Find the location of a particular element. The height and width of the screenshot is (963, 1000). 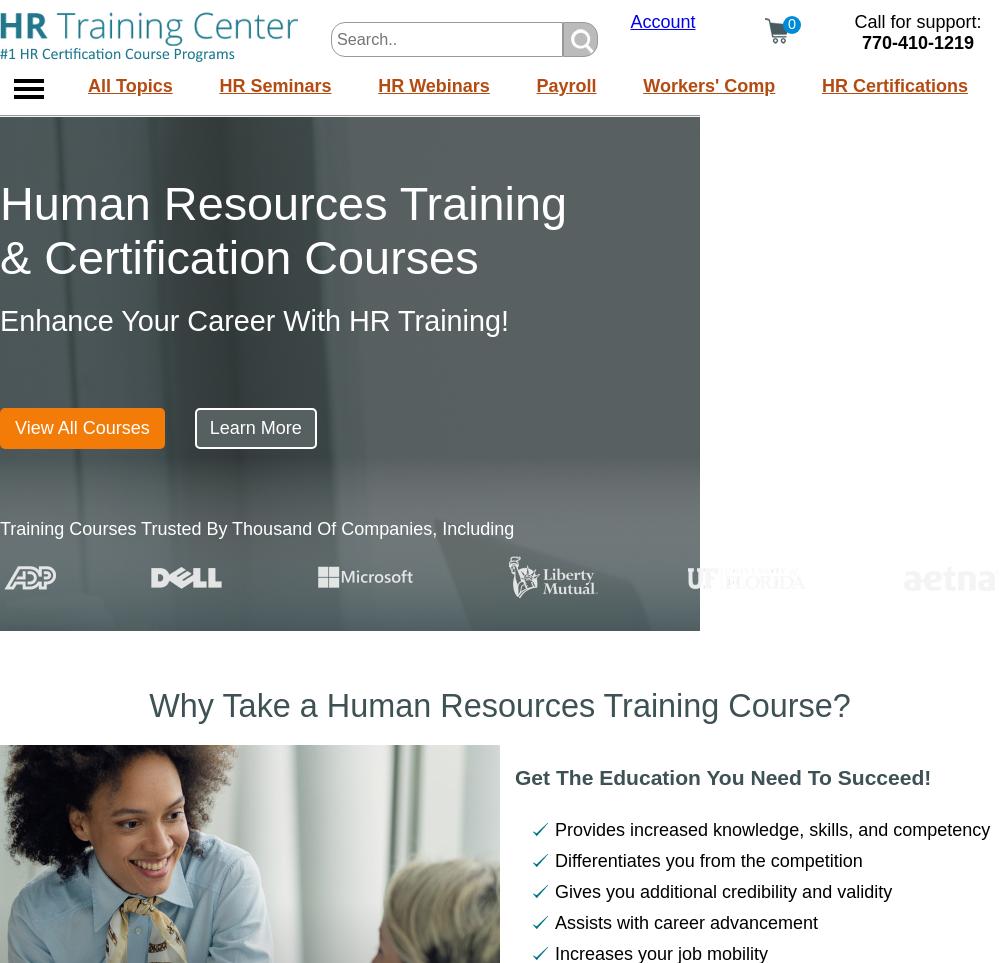

'Gives you additional credibility and validity' is located at coordinates (722, 889).